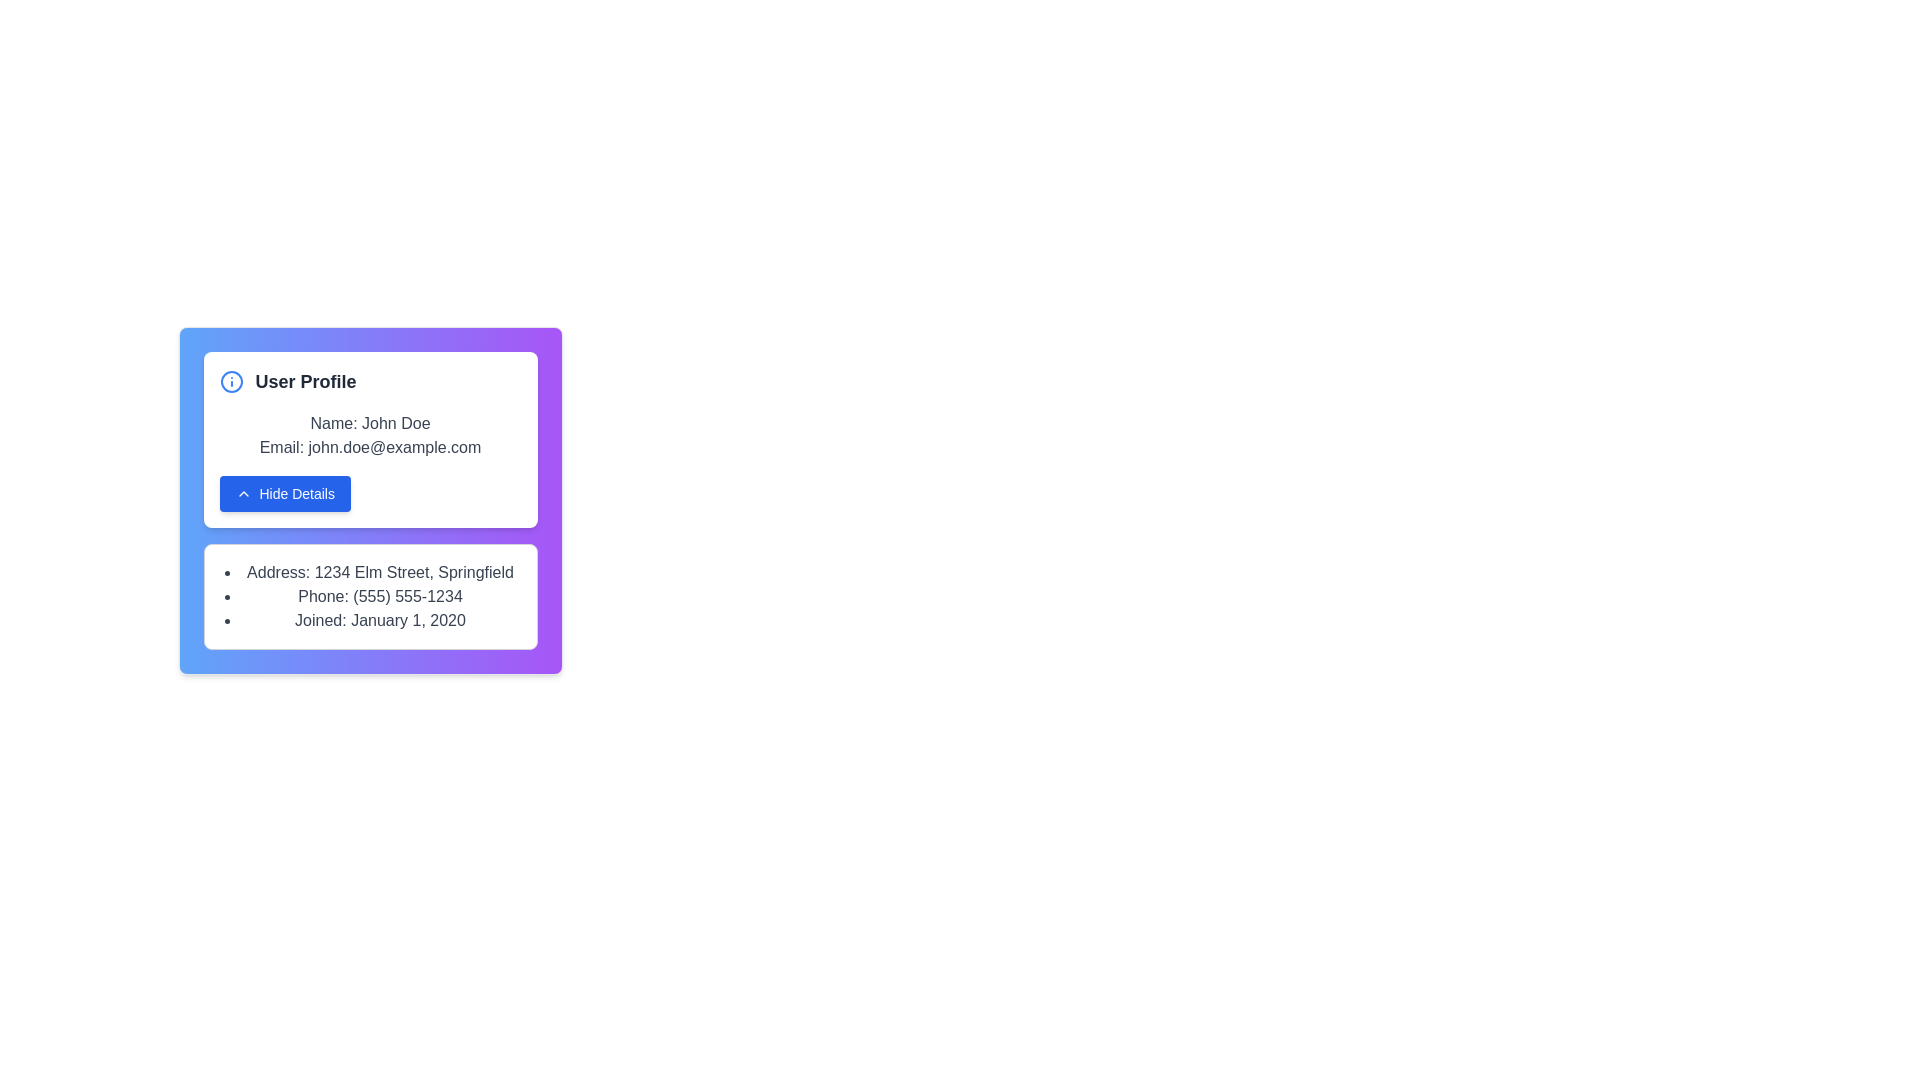  What do you see at coordinates (370, 446) in the screenshot?
I see `the 'Email: john.doe@example.com' text display in the 'User Profile' card, which is located below the 'Name: John Doe' text and above the 'Hide Details' button` at bounding box center [370, 446].